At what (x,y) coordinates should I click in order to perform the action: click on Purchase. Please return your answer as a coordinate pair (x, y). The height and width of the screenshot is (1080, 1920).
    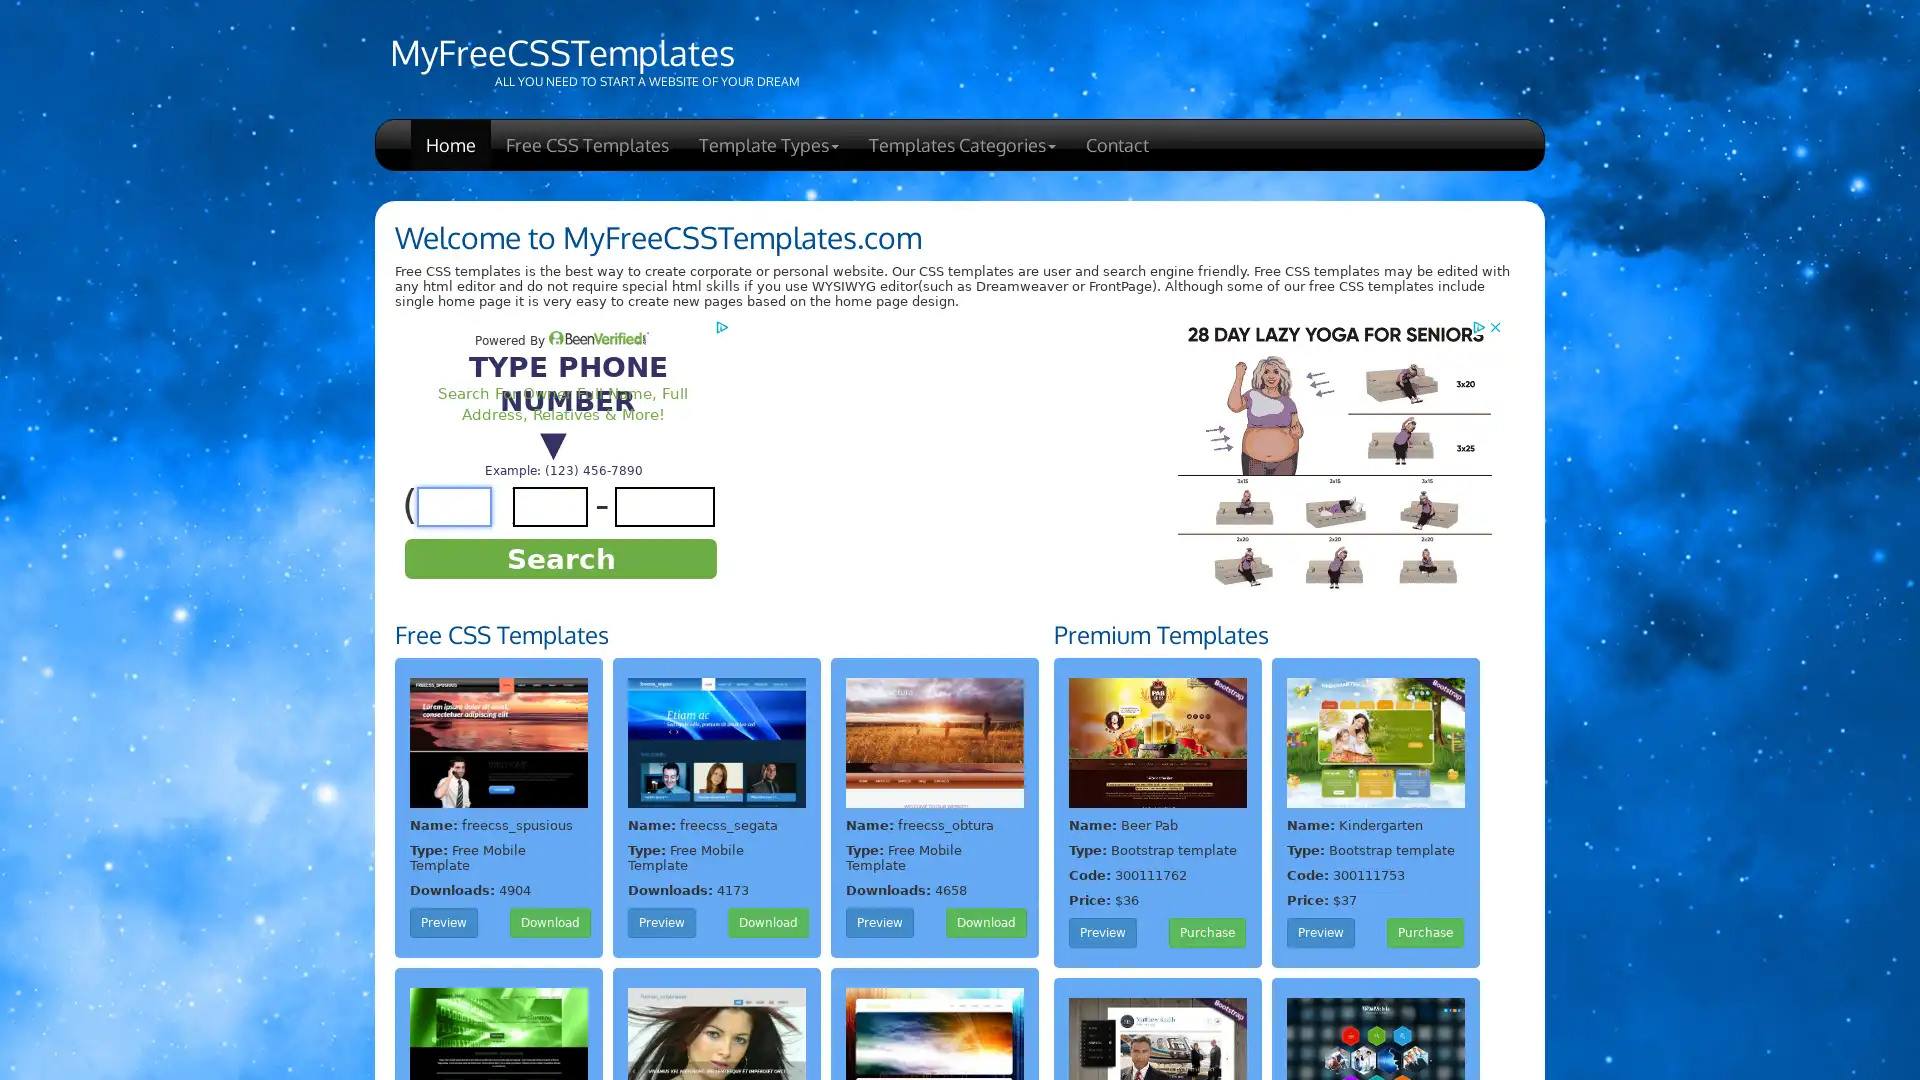
    Looking at the image, I should click on (1424, 933).